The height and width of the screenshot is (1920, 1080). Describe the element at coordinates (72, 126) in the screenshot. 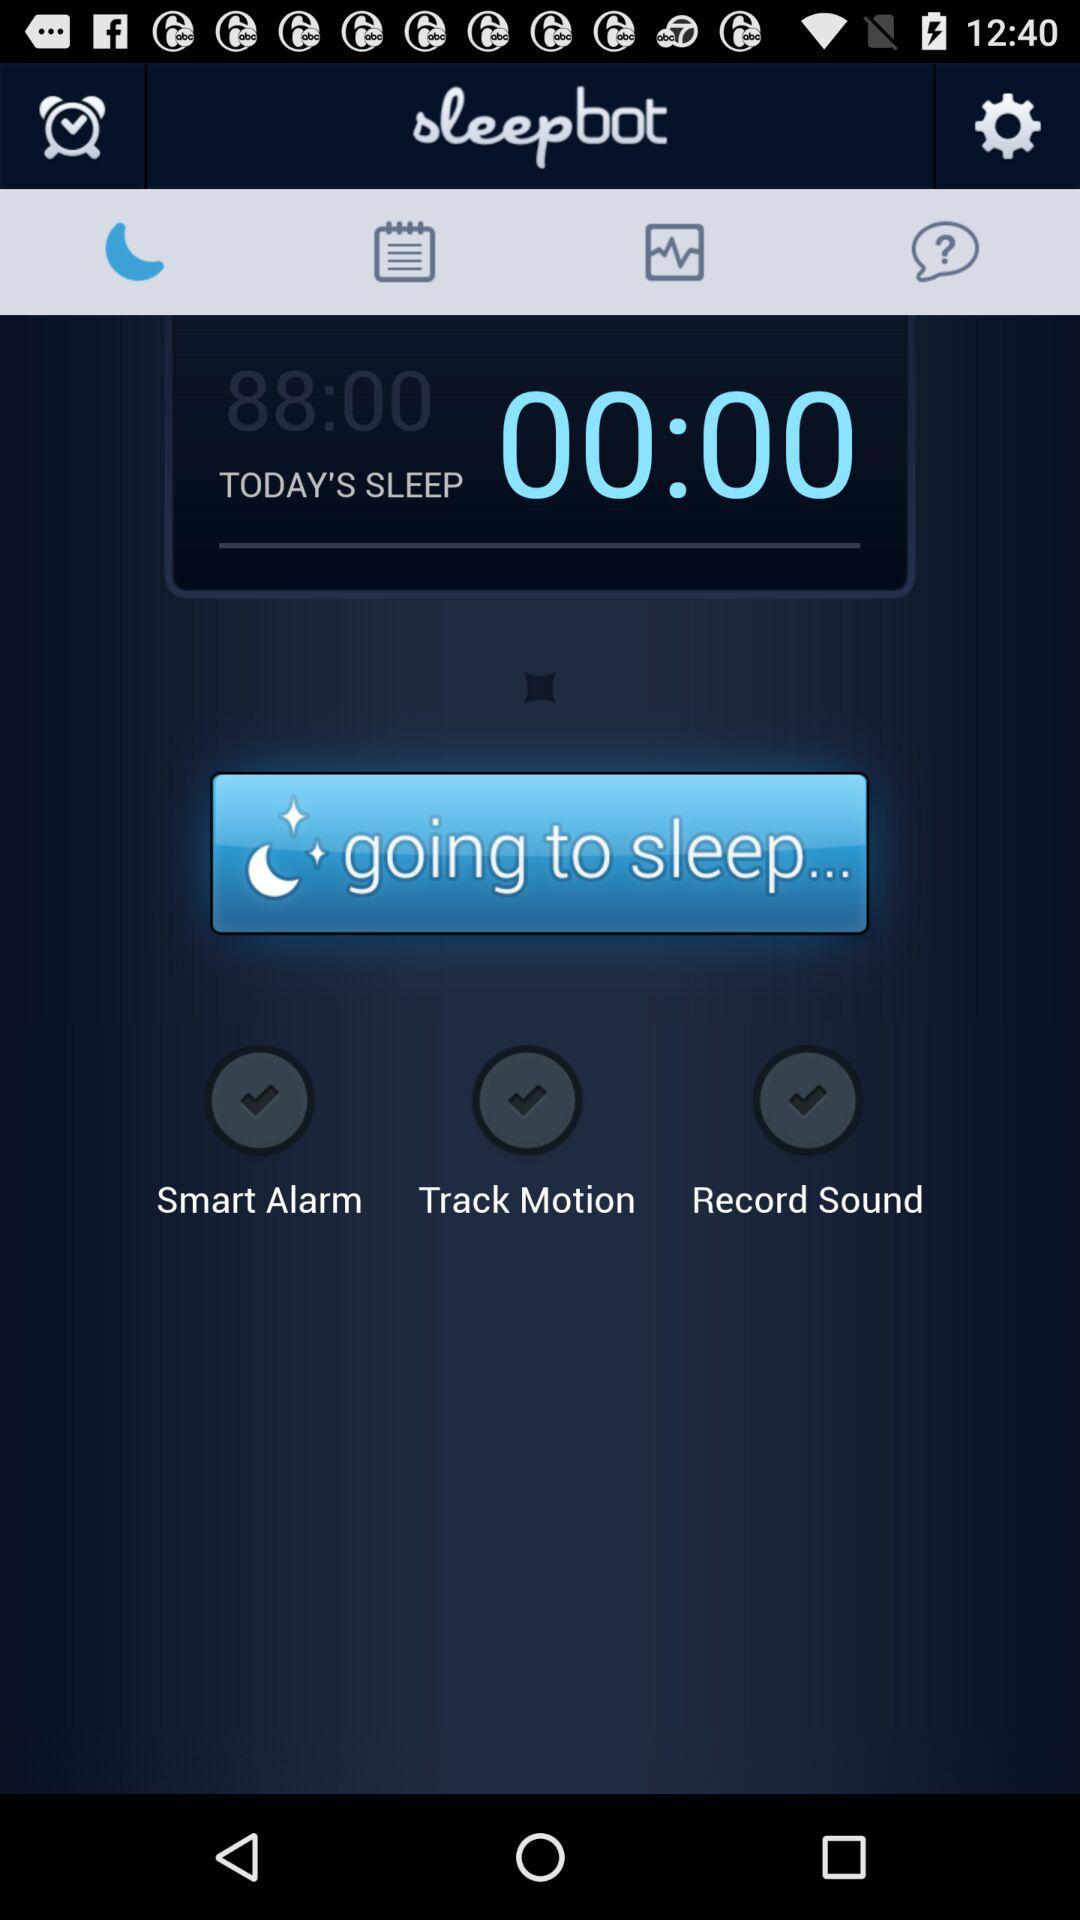

I see `set an alarm` at that location.